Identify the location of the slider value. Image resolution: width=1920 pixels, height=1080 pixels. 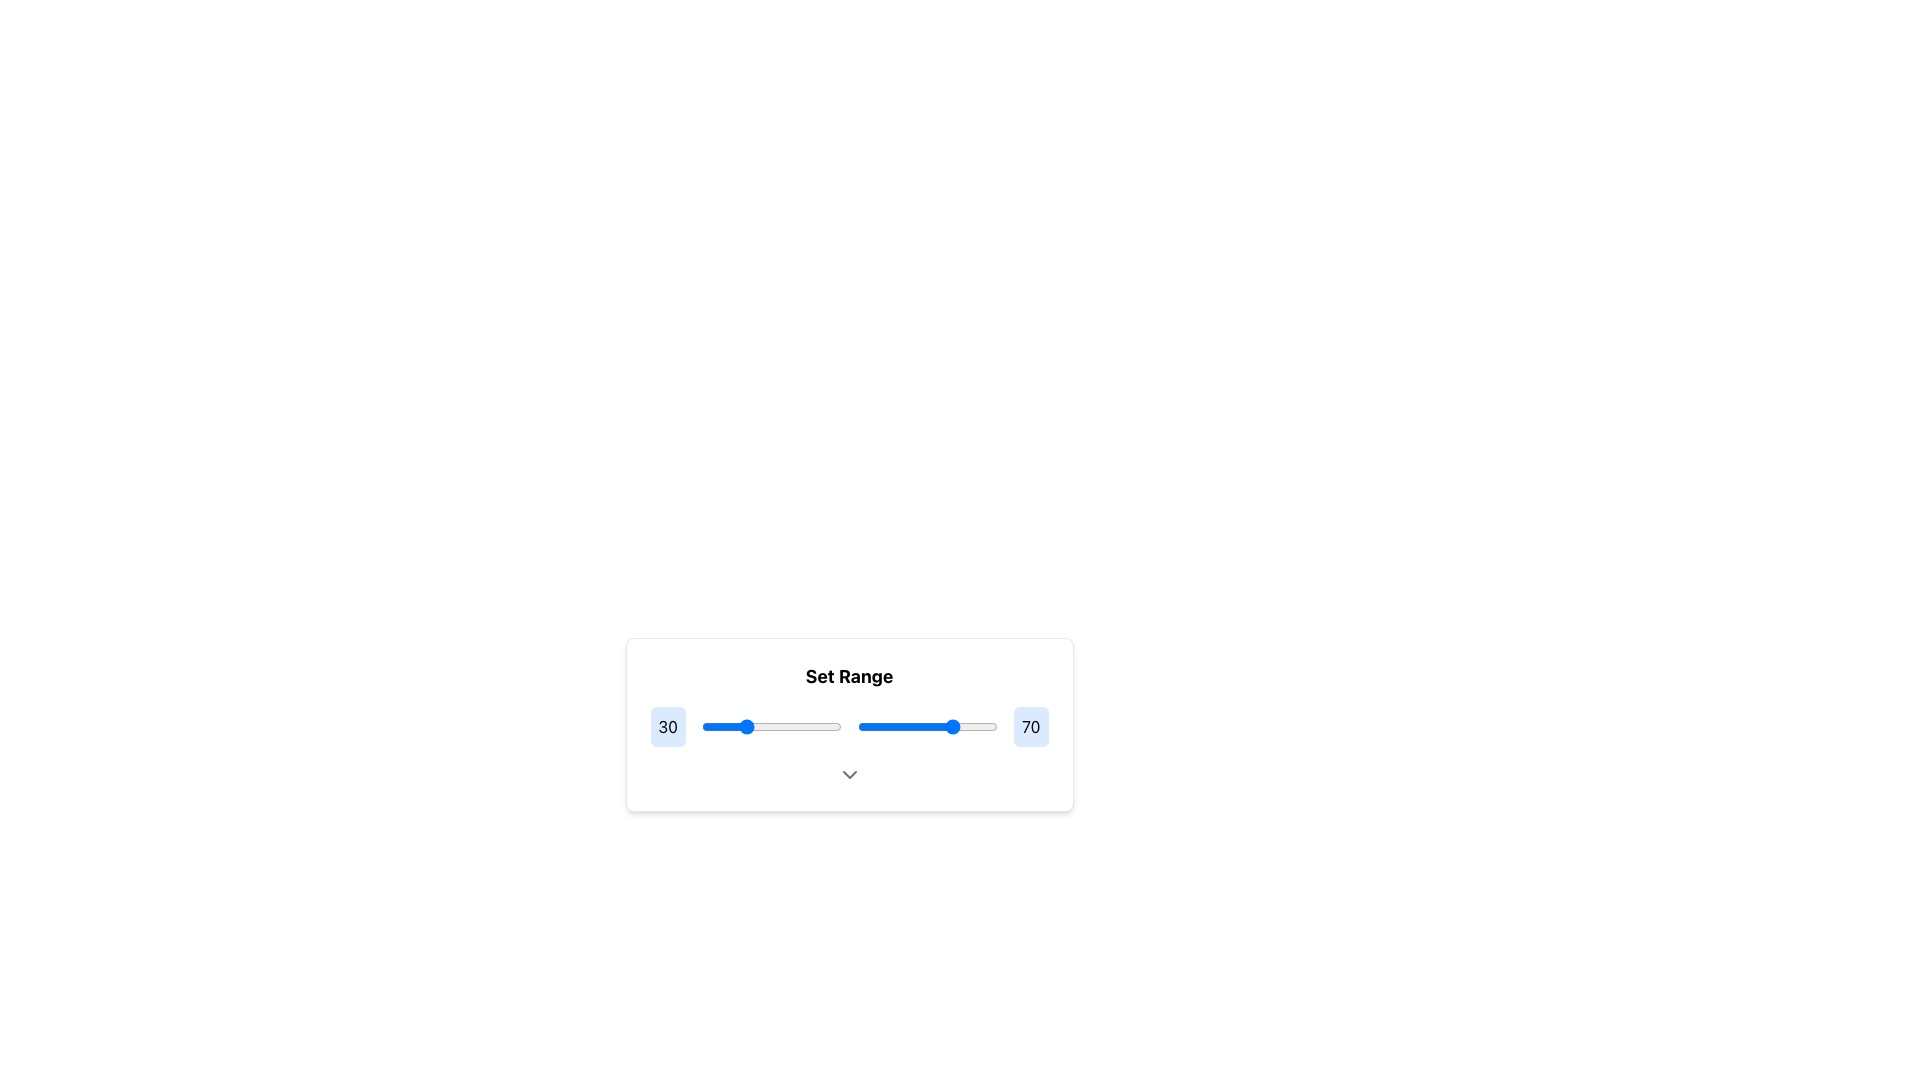
(796, 726).